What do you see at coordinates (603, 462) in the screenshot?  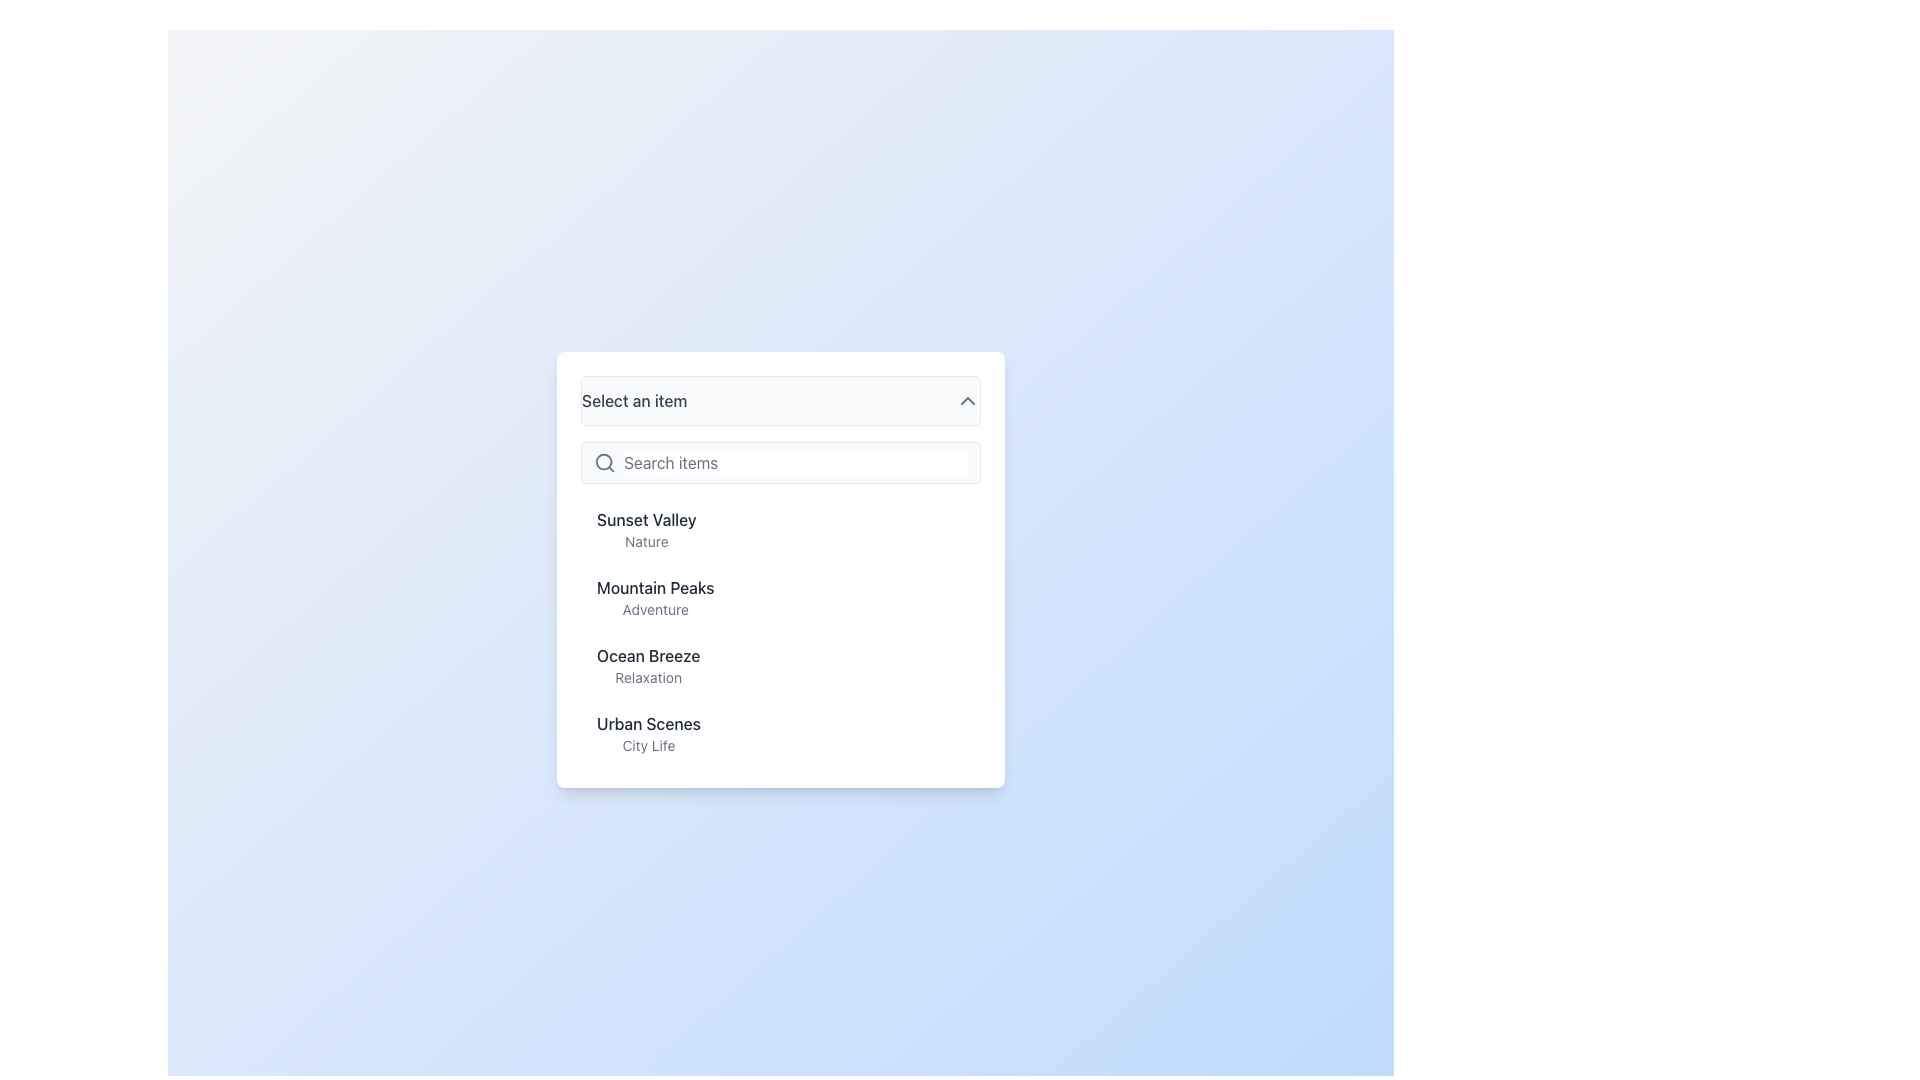 I see `the circular part of the search icon, which is positioned to the immediate left of the input field labeled 'Search items'` at bounding box center [603, 462].